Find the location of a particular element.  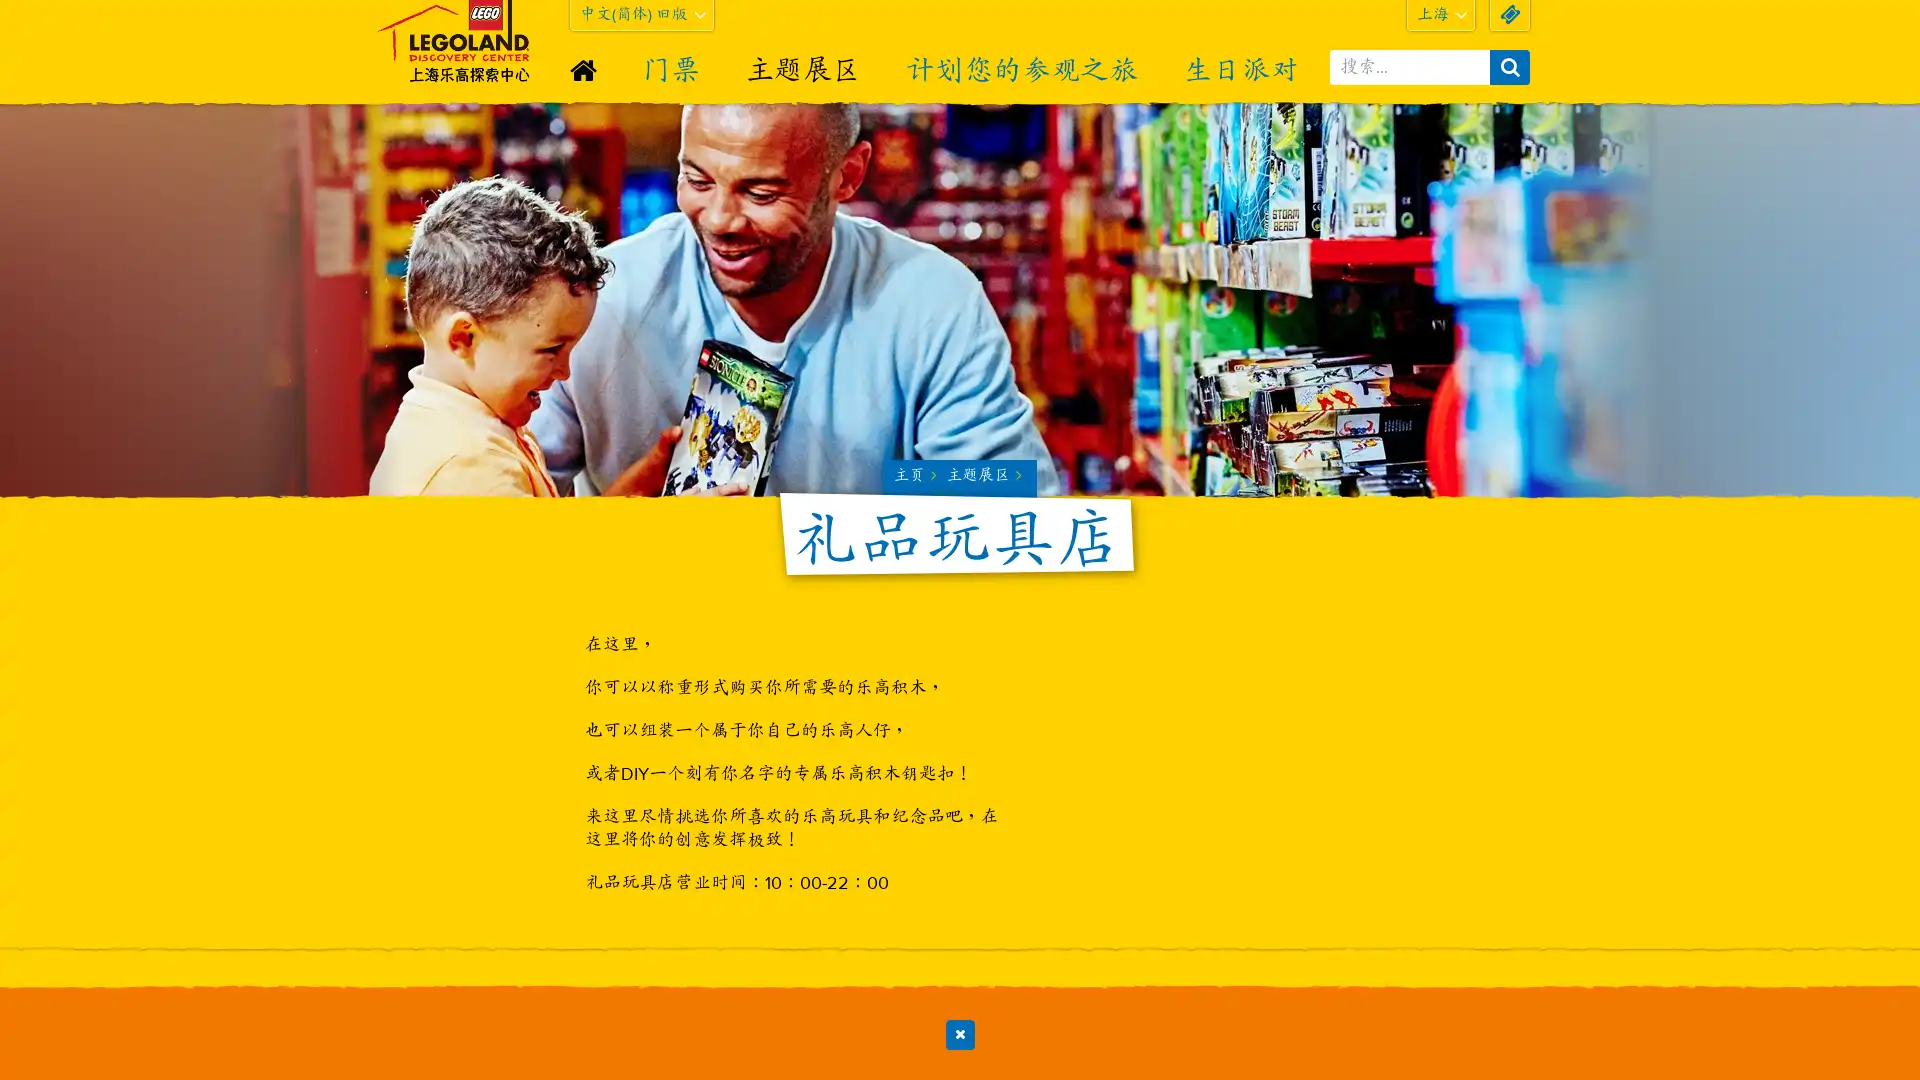

slide right is located at coordinates (1511, 1005).